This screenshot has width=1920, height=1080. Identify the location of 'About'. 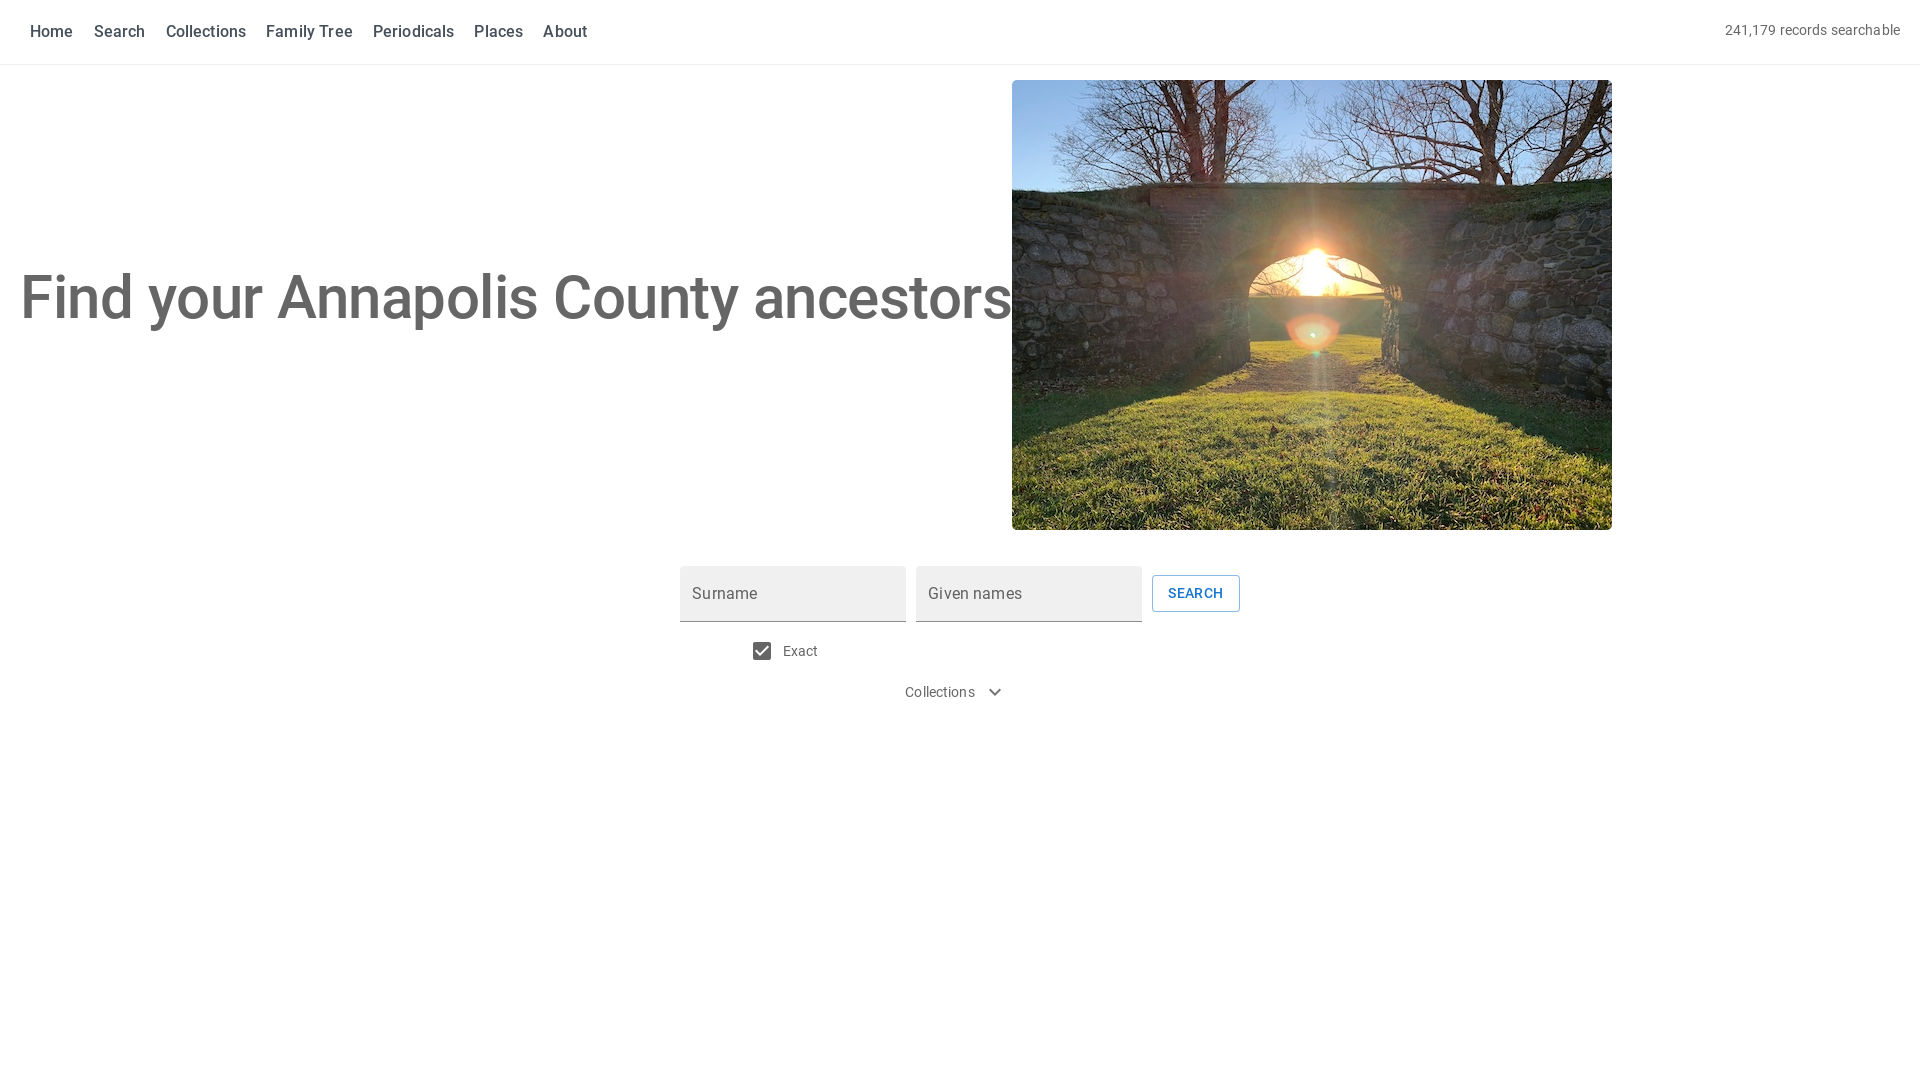
(564, 31).